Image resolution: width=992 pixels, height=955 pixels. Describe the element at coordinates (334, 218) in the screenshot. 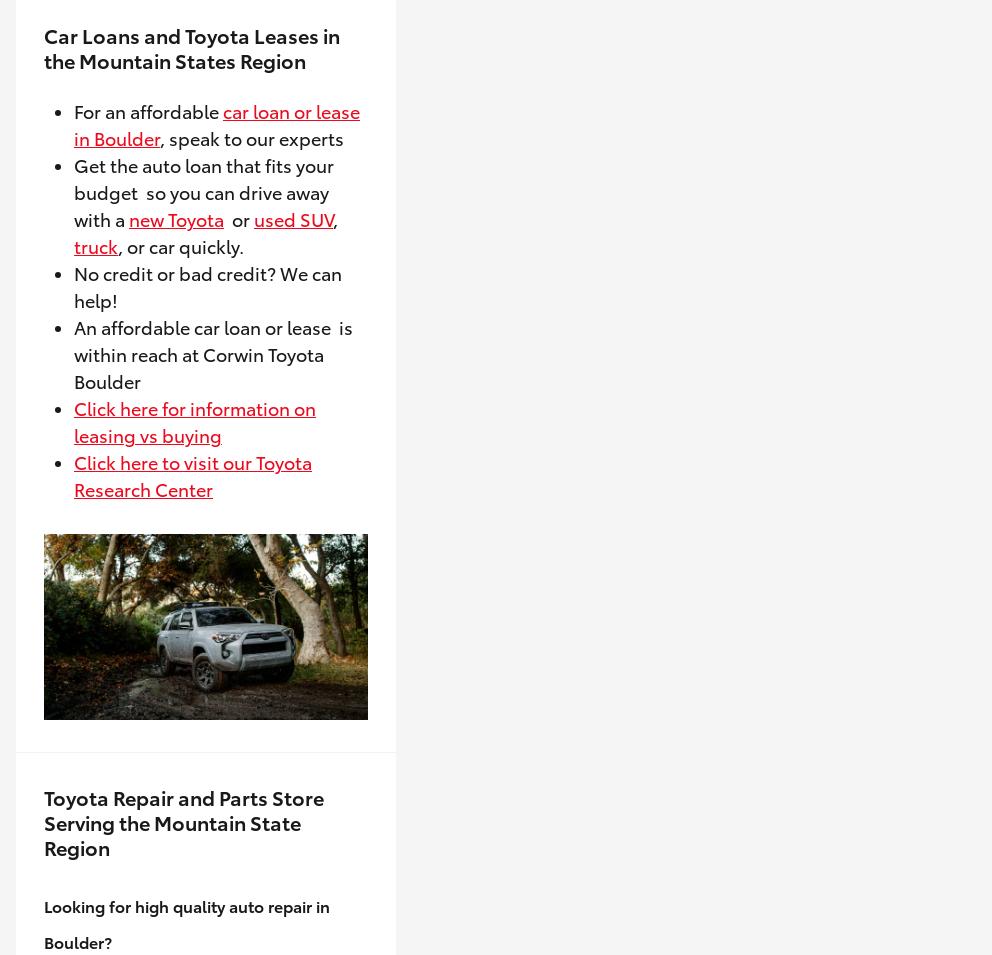

I see `','` at that location.